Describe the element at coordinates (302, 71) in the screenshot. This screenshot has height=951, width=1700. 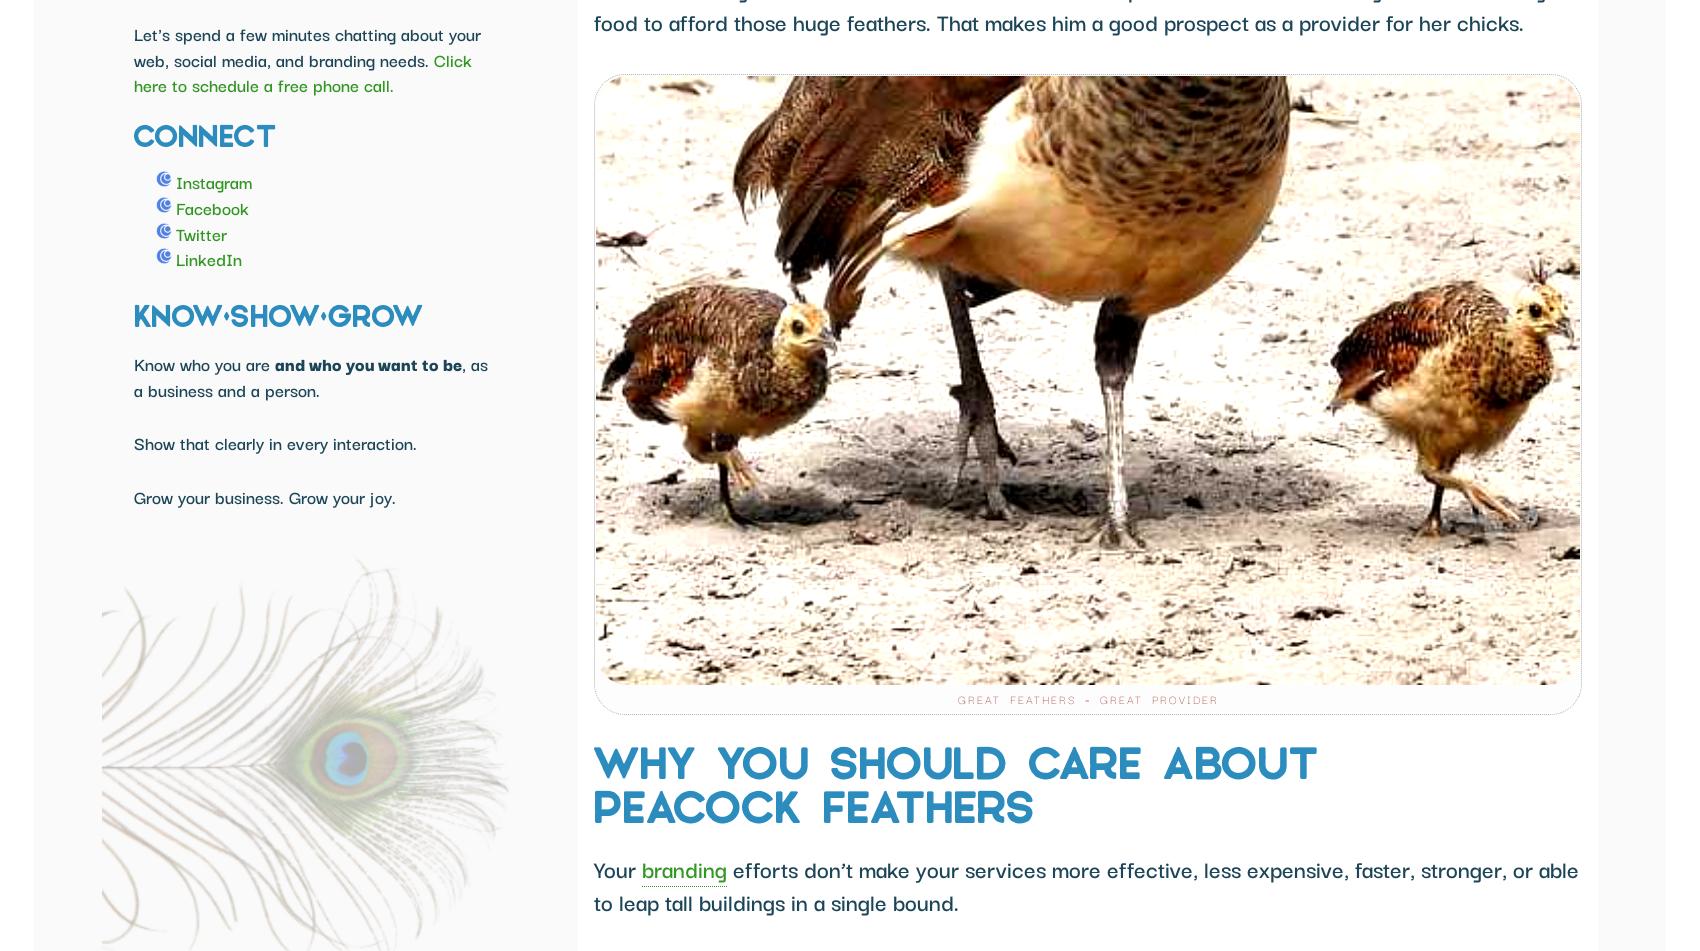
I see `'Click here to schedule a free phone call.'` at that location.